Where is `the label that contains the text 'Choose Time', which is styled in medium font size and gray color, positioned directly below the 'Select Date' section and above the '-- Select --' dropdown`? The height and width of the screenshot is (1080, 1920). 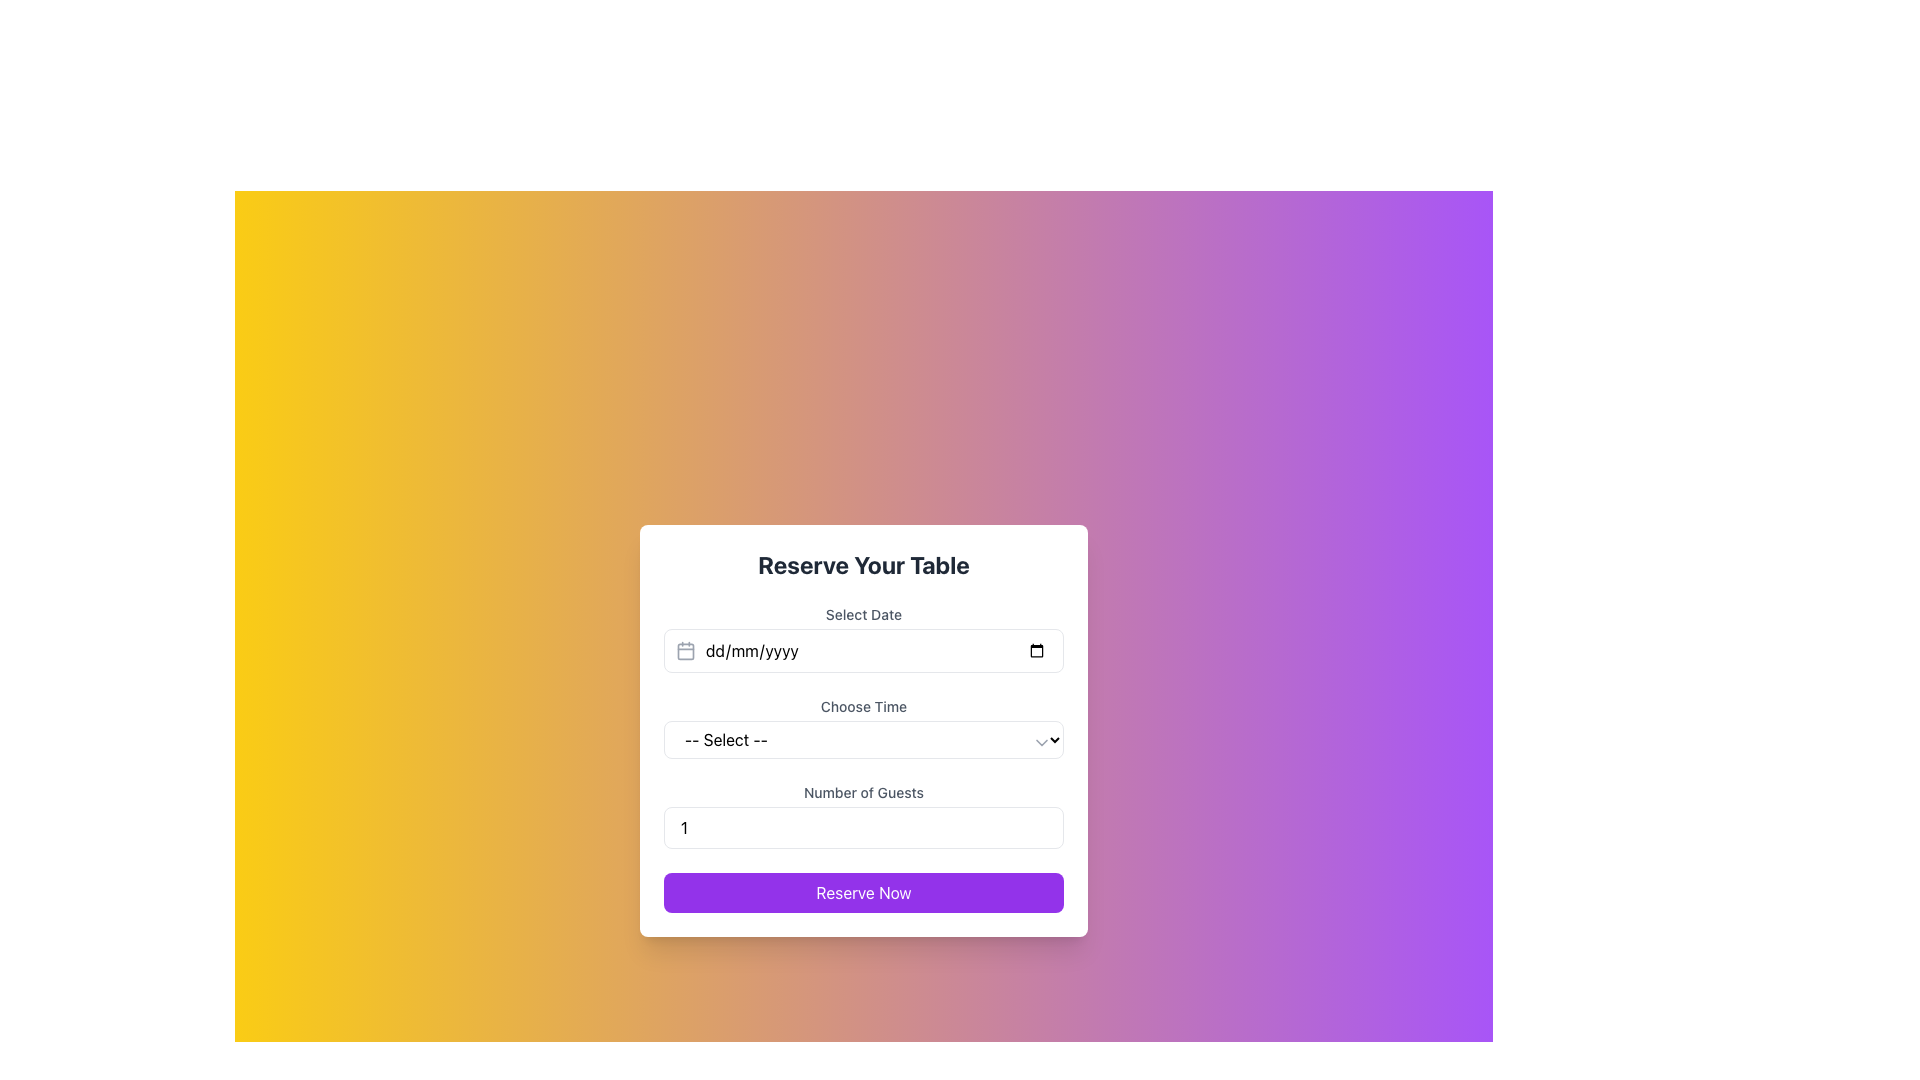
the label that contains the text 'Choose Time', which is styled in medium font size and gray color, positioned directly below the 'Select Date' section and above the '-- Select --' dropdown is located at coordinates (864, 705).